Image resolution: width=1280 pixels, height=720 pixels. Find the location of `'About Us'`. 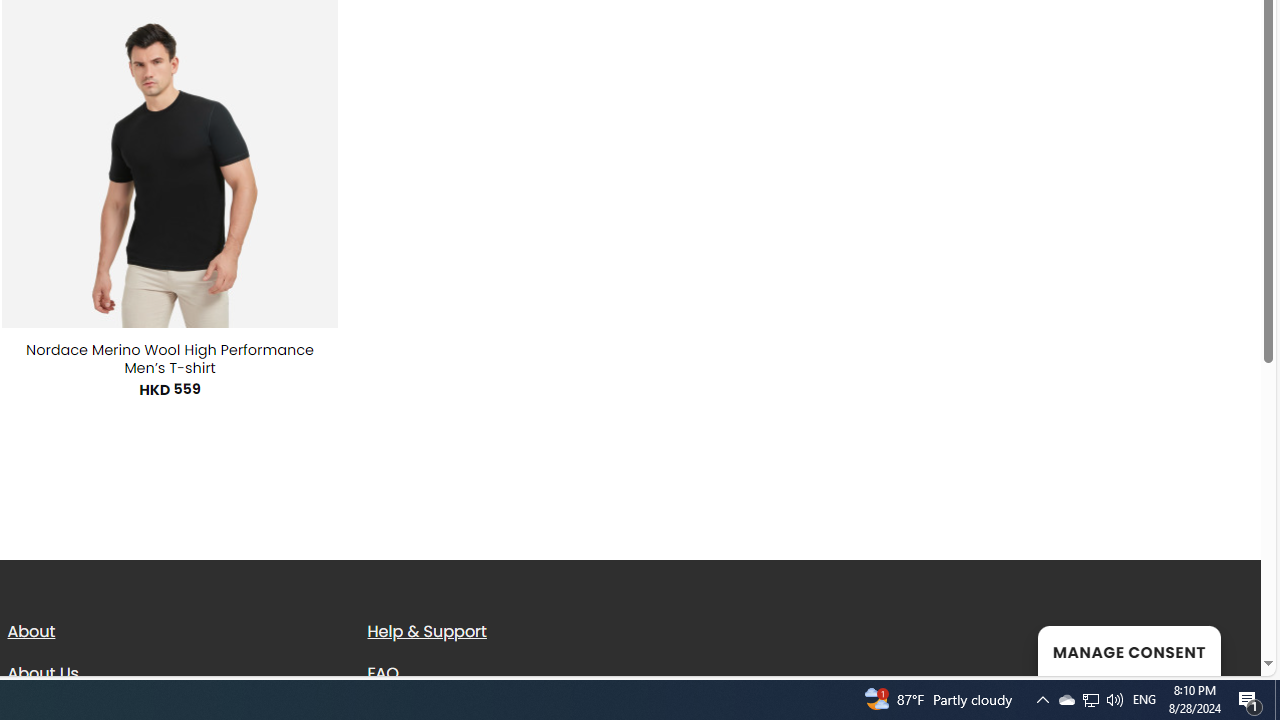

'About Us' is located at coordinates (42, 672).